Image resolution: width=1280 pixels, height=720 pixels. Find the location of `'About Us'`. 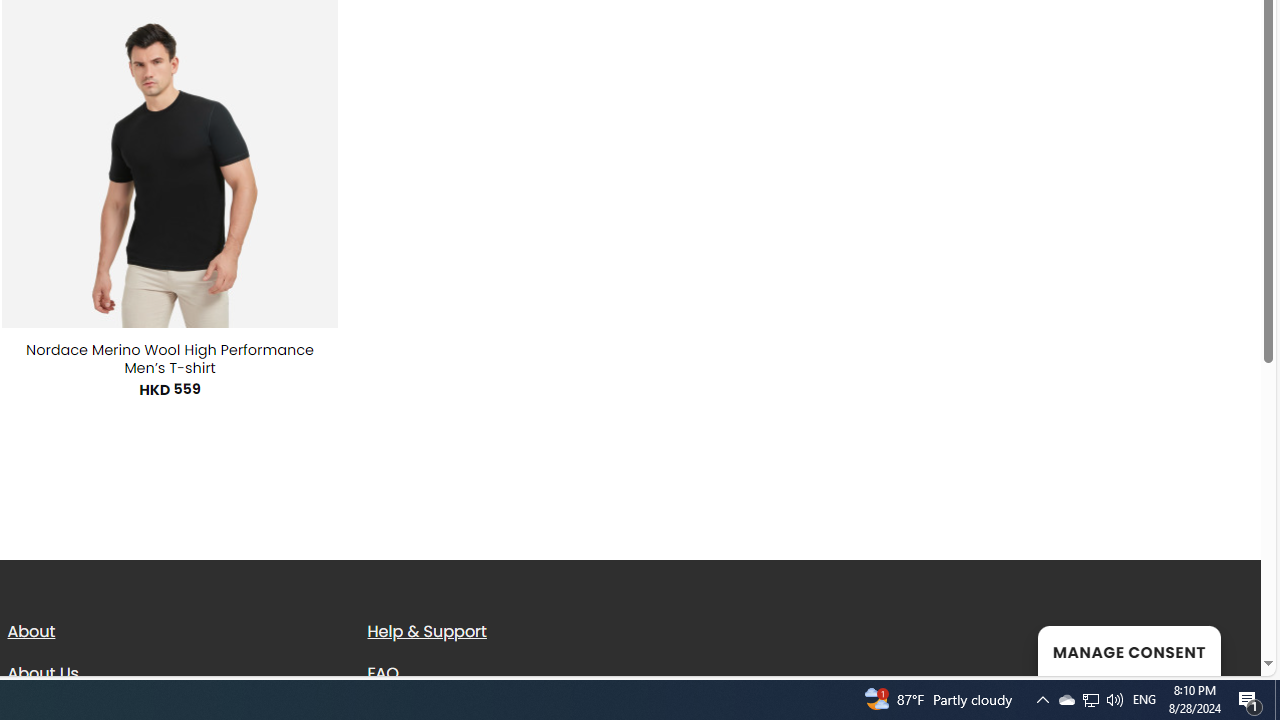

'About Us' is located at coordinates (42, 672).